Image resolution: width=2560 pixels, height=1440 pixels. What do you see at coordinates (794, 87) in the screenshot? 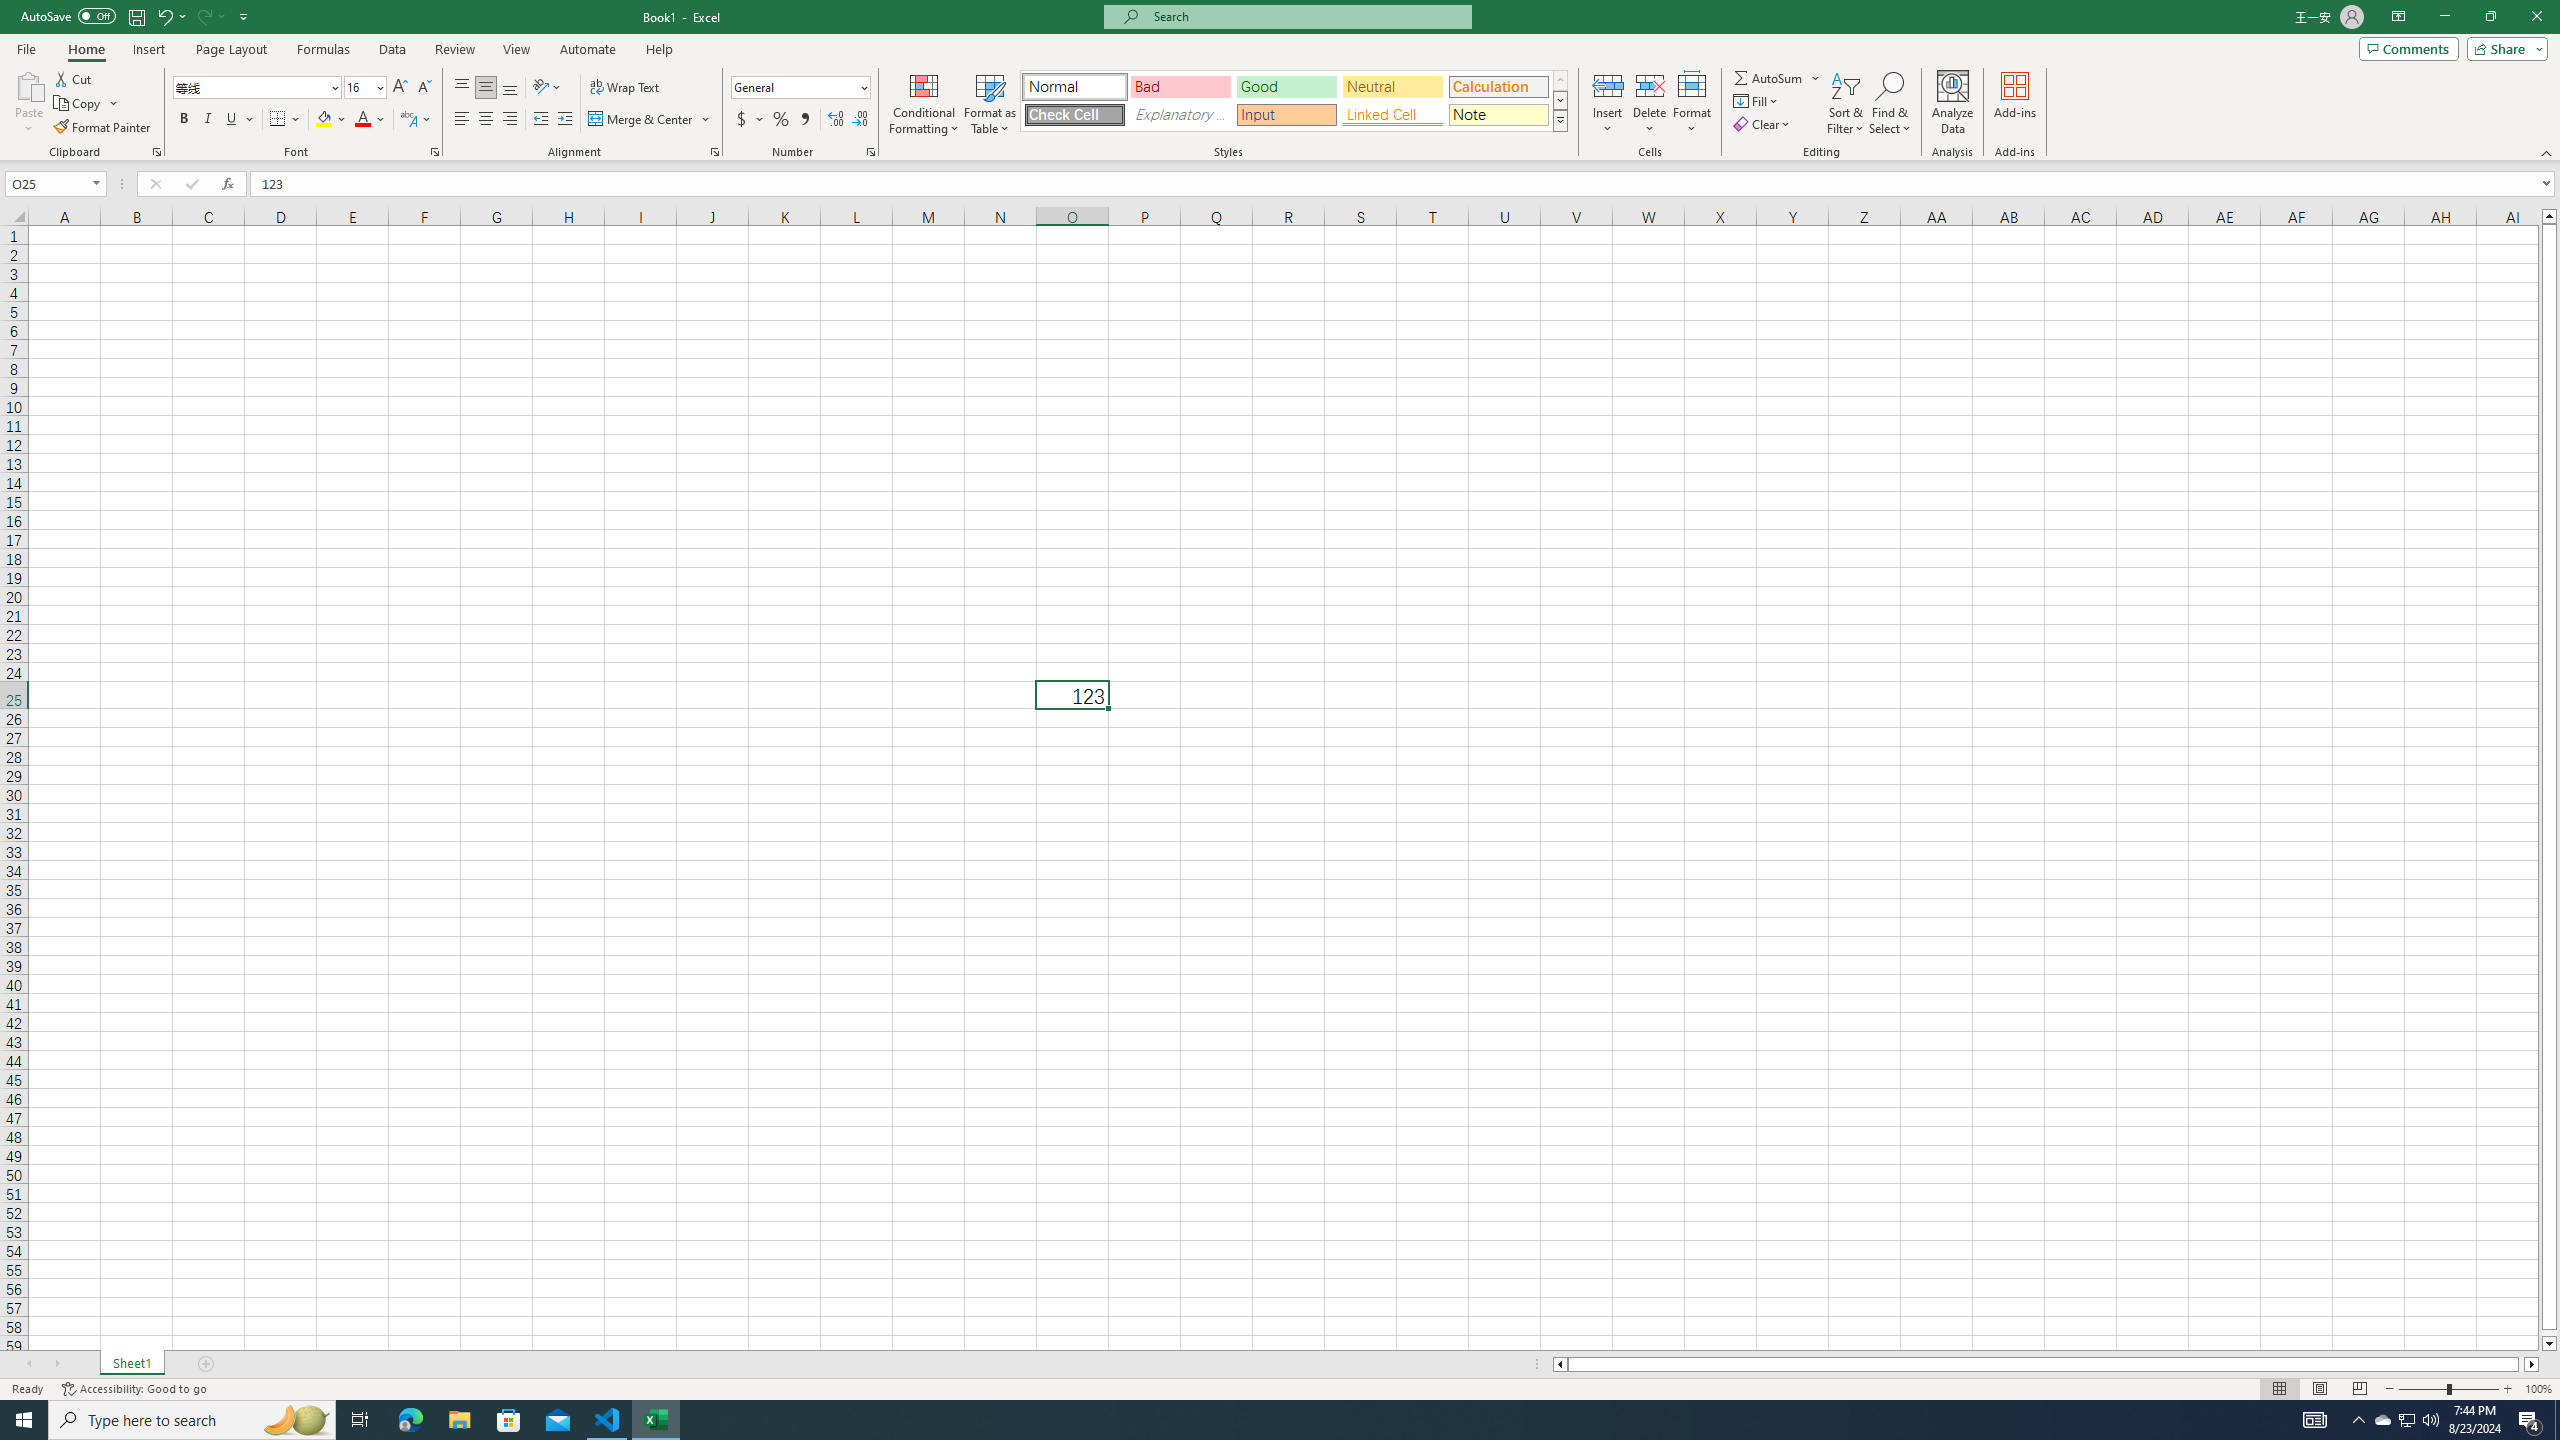
I see `'Number Format'` at bounding box center [794, 87].